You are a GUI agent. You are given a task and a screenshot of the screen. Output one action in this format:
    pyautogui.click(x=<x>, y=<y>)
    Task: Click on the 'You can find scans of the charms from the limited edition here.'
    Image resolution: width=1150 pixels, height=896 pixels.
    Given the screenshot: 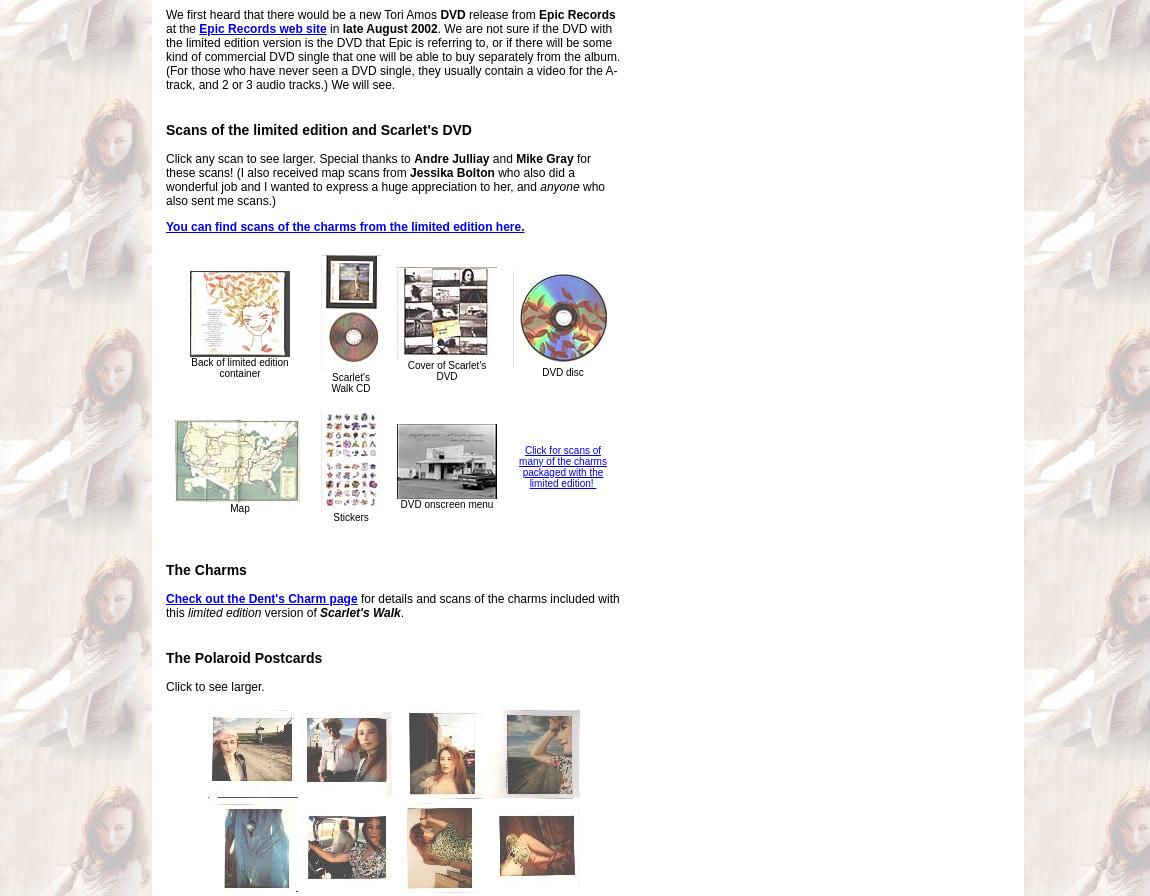 What is the action you would take?
    pyautogui.click(x=345, y=226)
    